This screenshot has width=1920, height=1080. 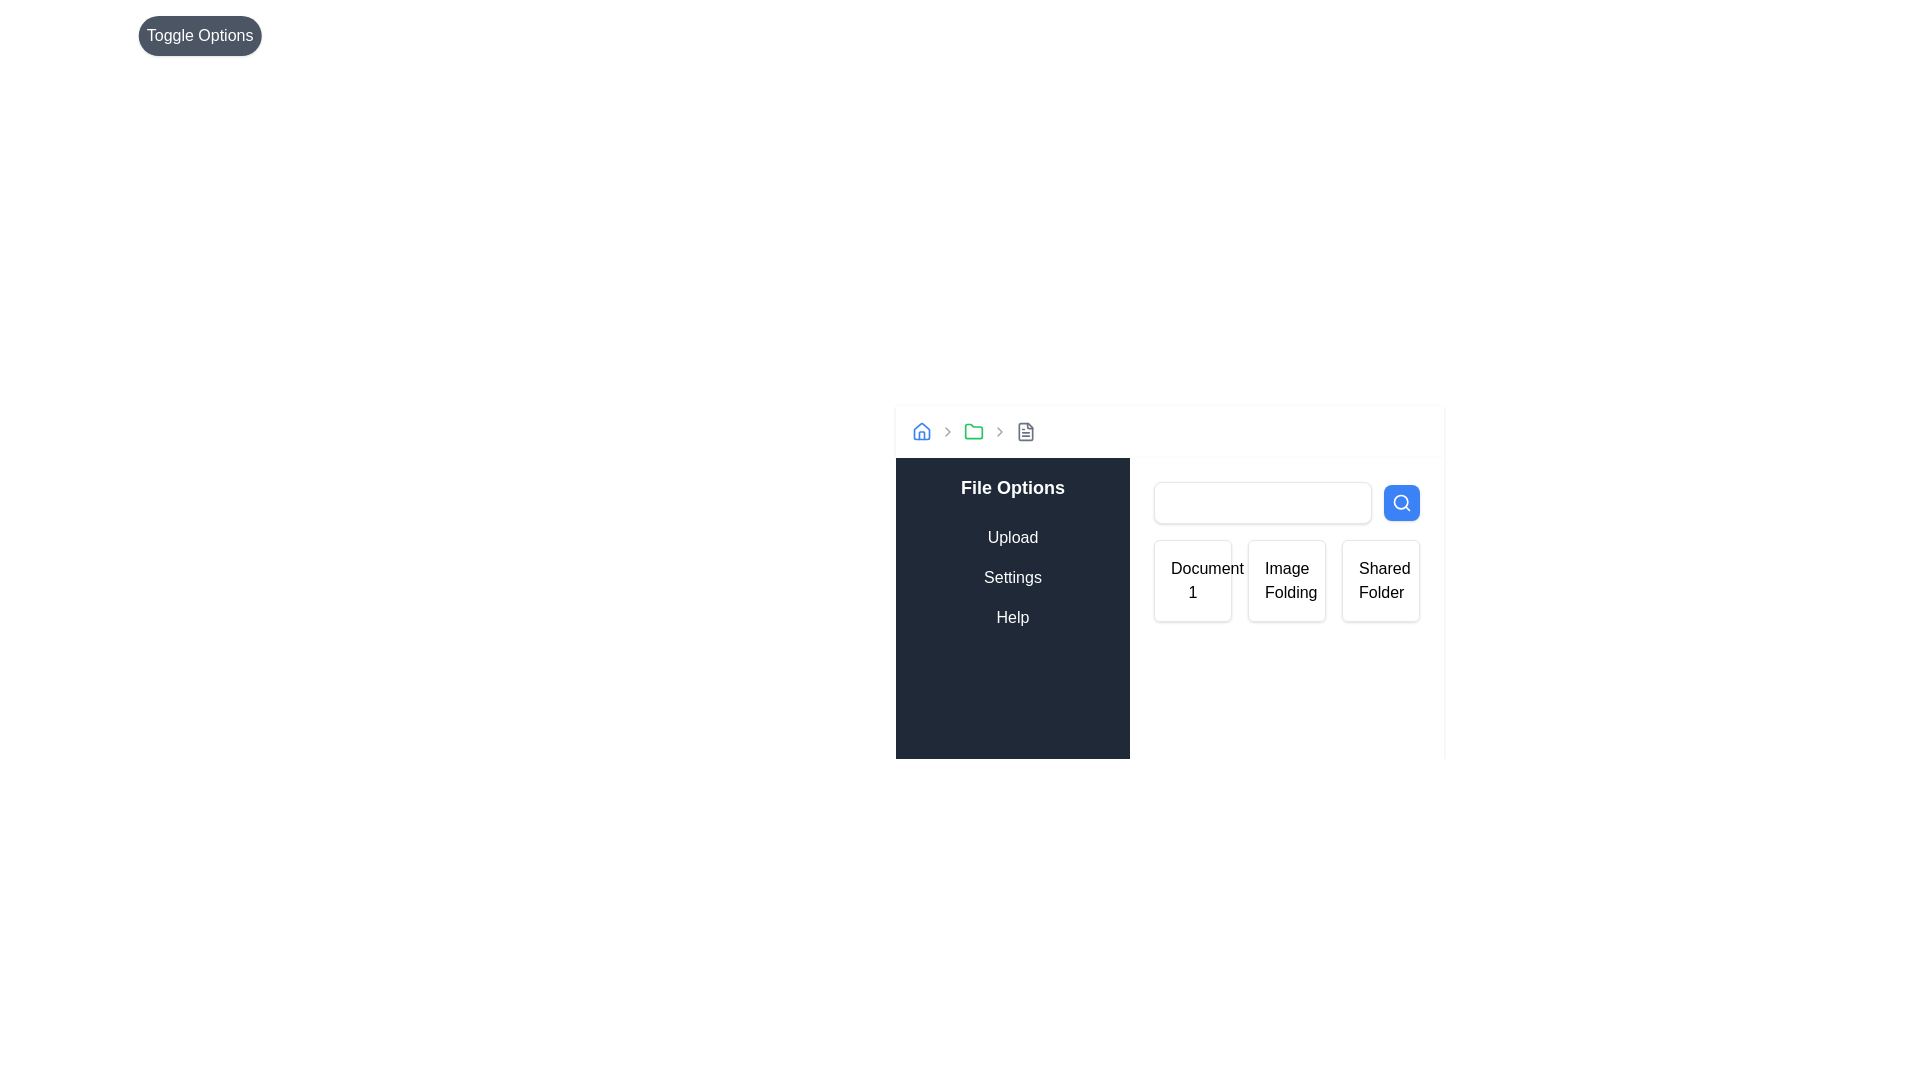 I want to click on the 'Home' icon located at the top-left corner of the horizontal bar for navigation to the main page of the application, so click(x=920, y=431).